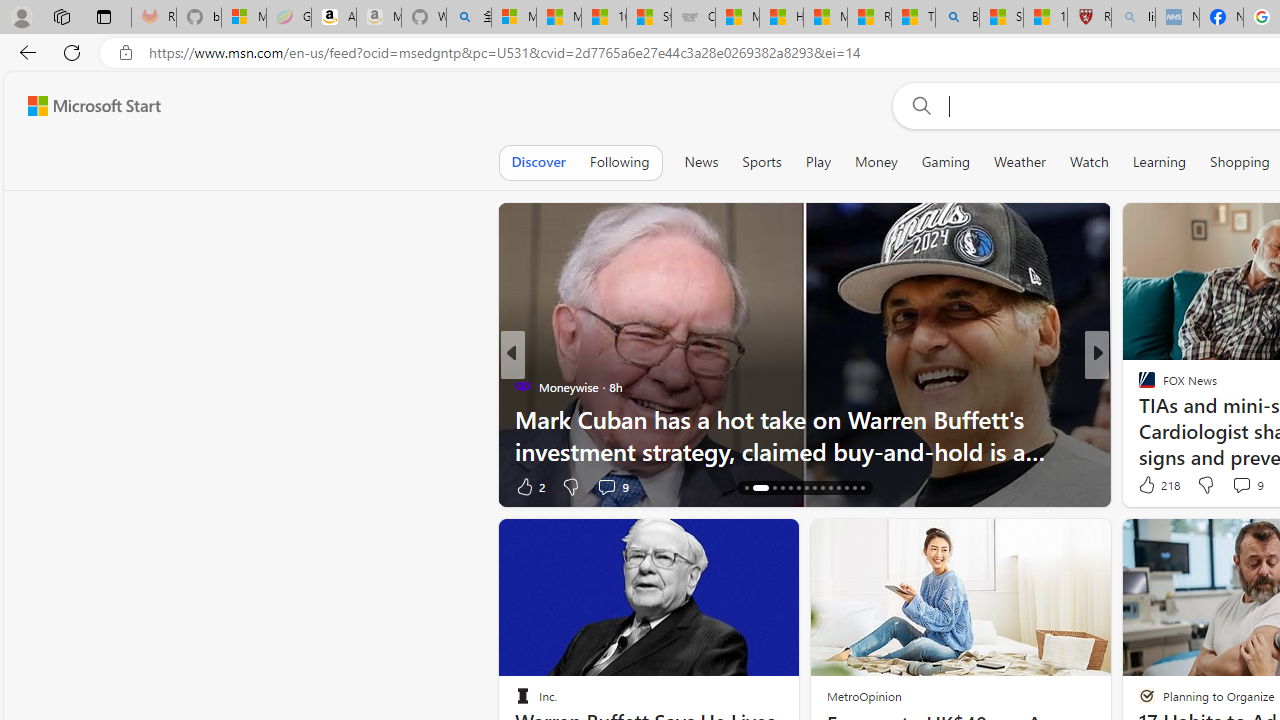  I want to click on 'View comments 9 Comment', so click(1240, 485).